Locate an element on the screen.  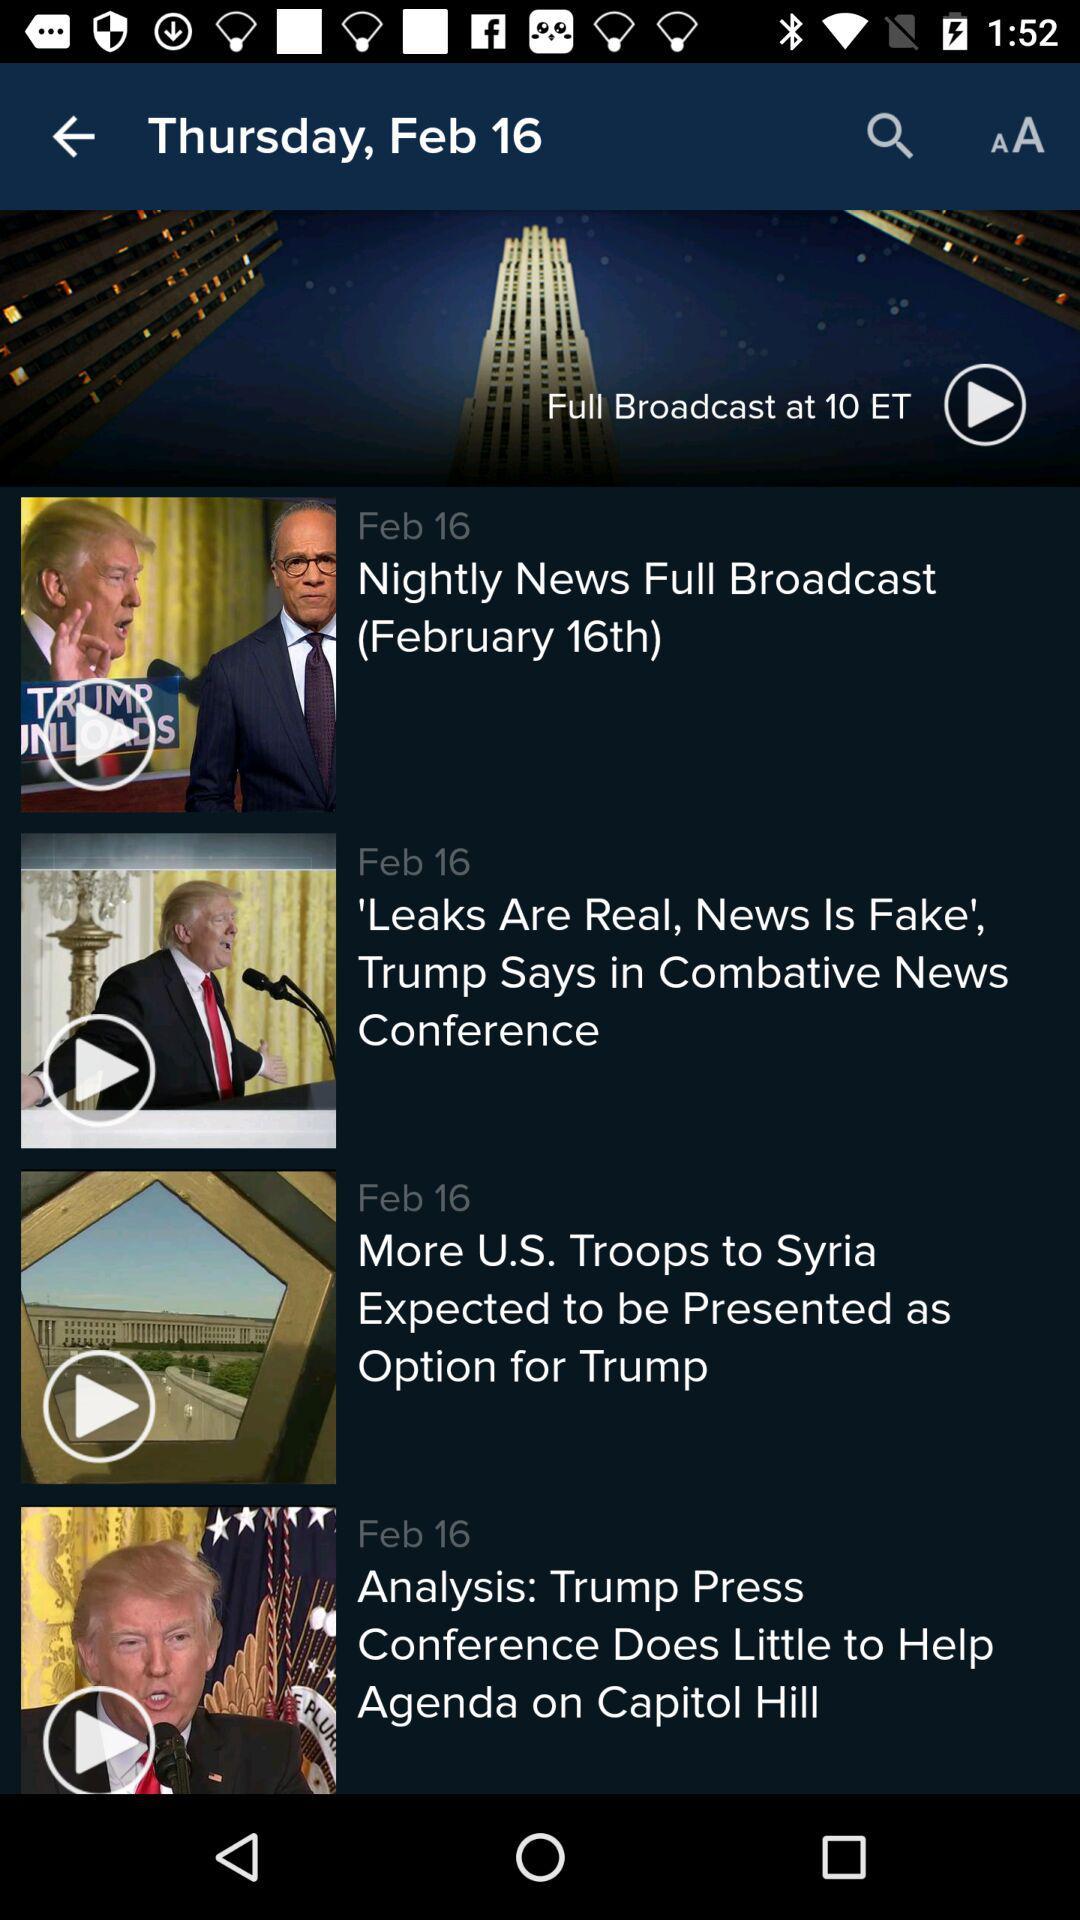
the thursday, feb 16 is located at coordinates (343, 135).